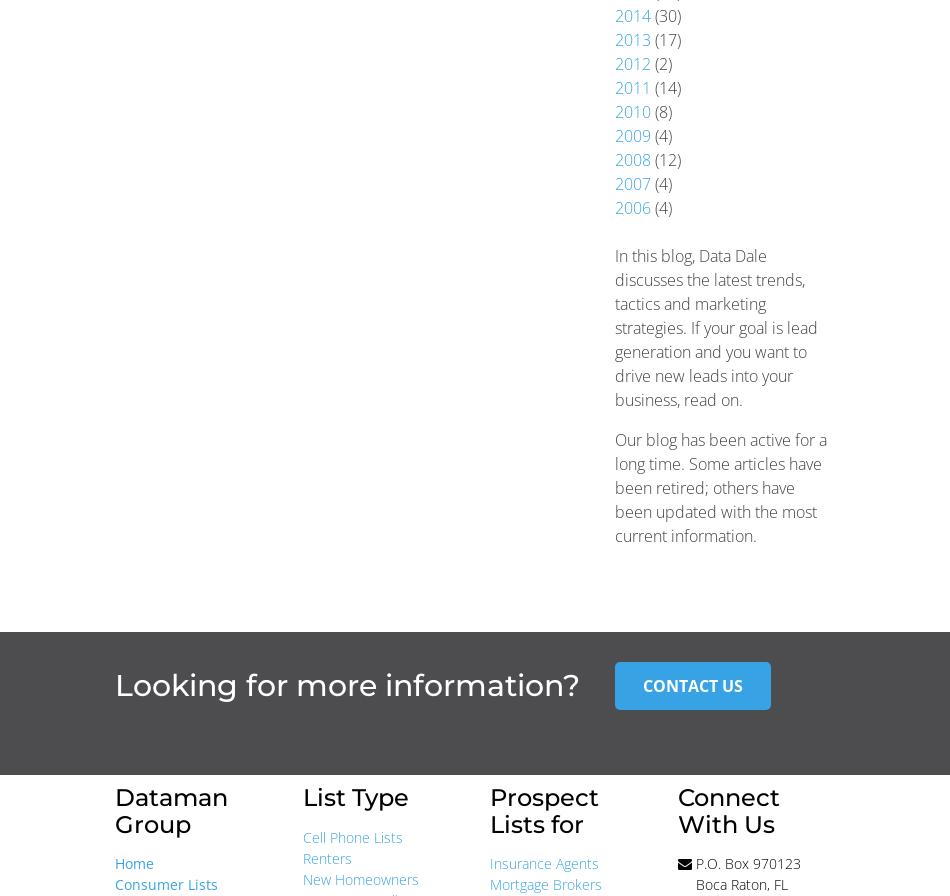 The image size is (950, 896). Describe the element at coordinates (632, 87) in the screenshot. I see `'2011'` at that location.